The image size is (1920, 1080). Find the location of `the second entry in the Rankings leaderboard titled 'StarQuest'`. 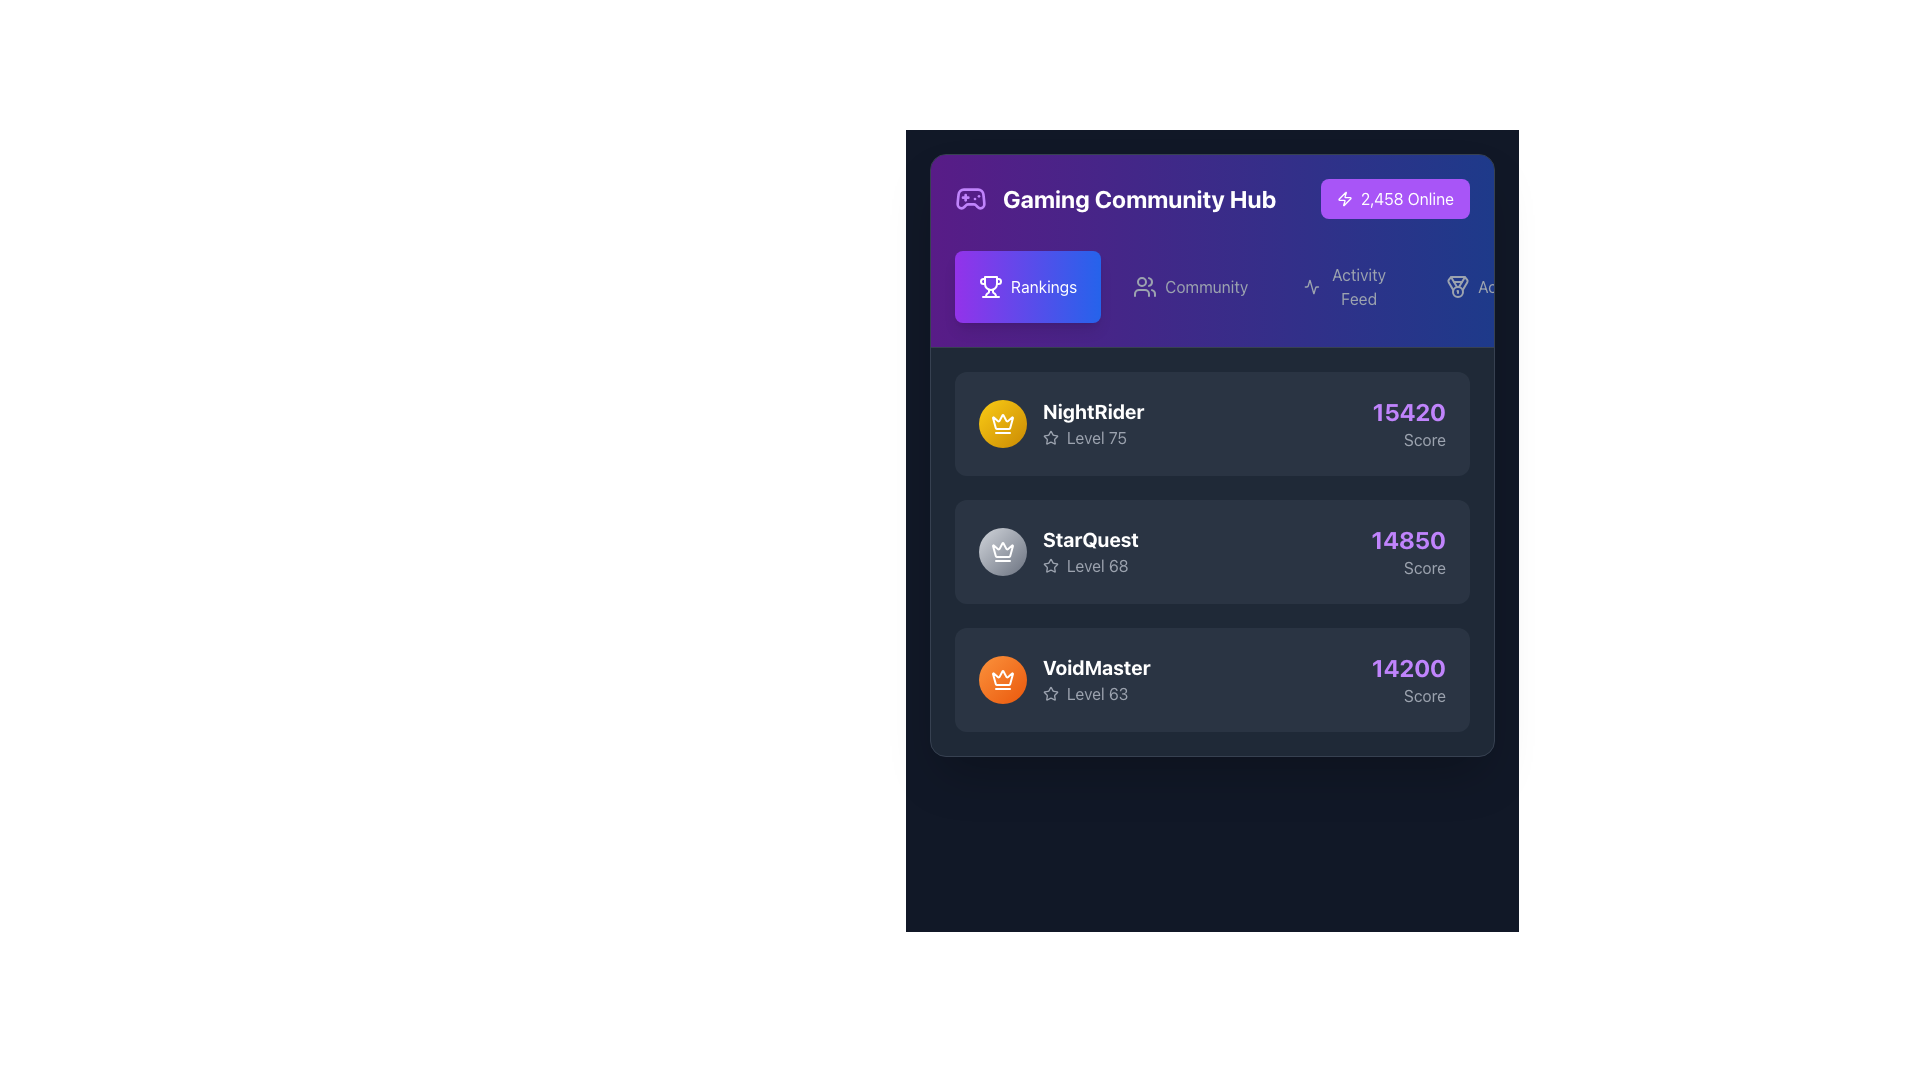

the second entry in the Rankings leaderboard titled 'StarQuest' is located at coordinates (1211, 551).